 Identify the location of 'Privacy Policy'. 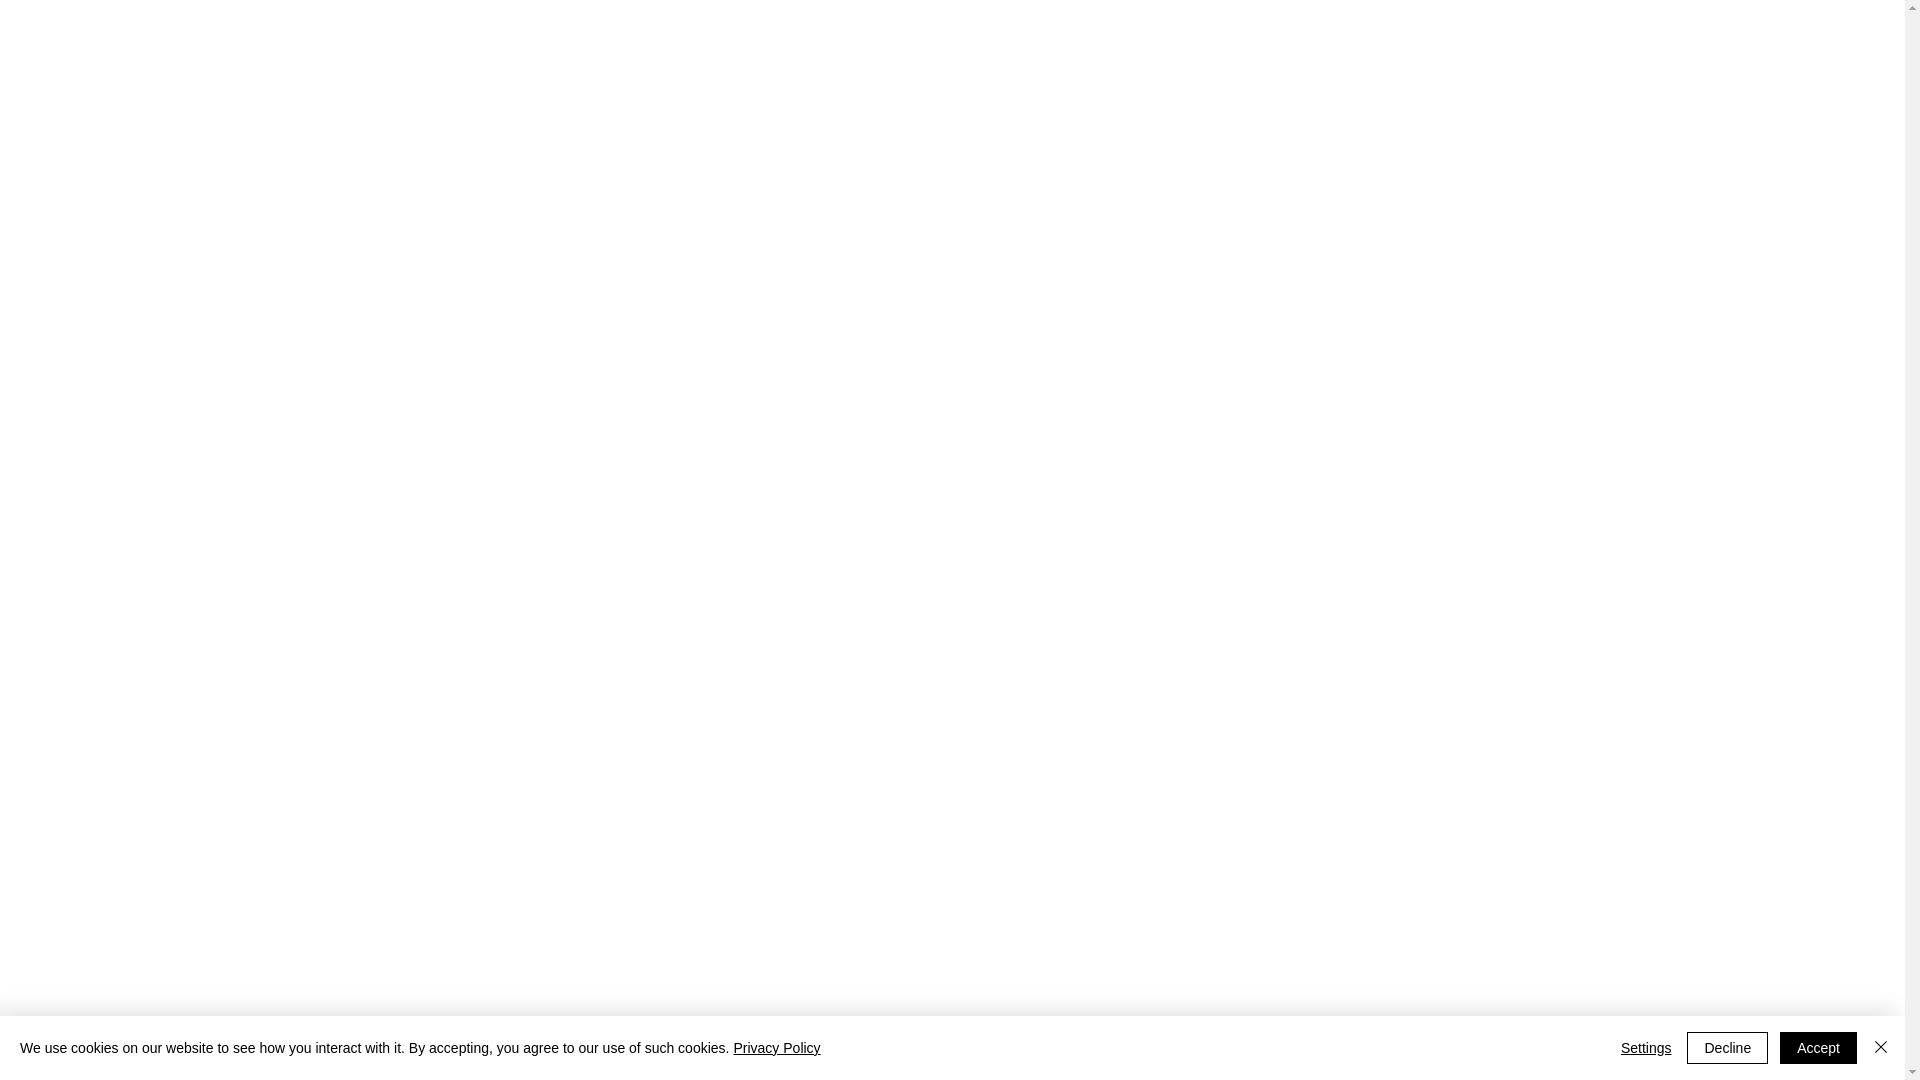
(775, 1047).